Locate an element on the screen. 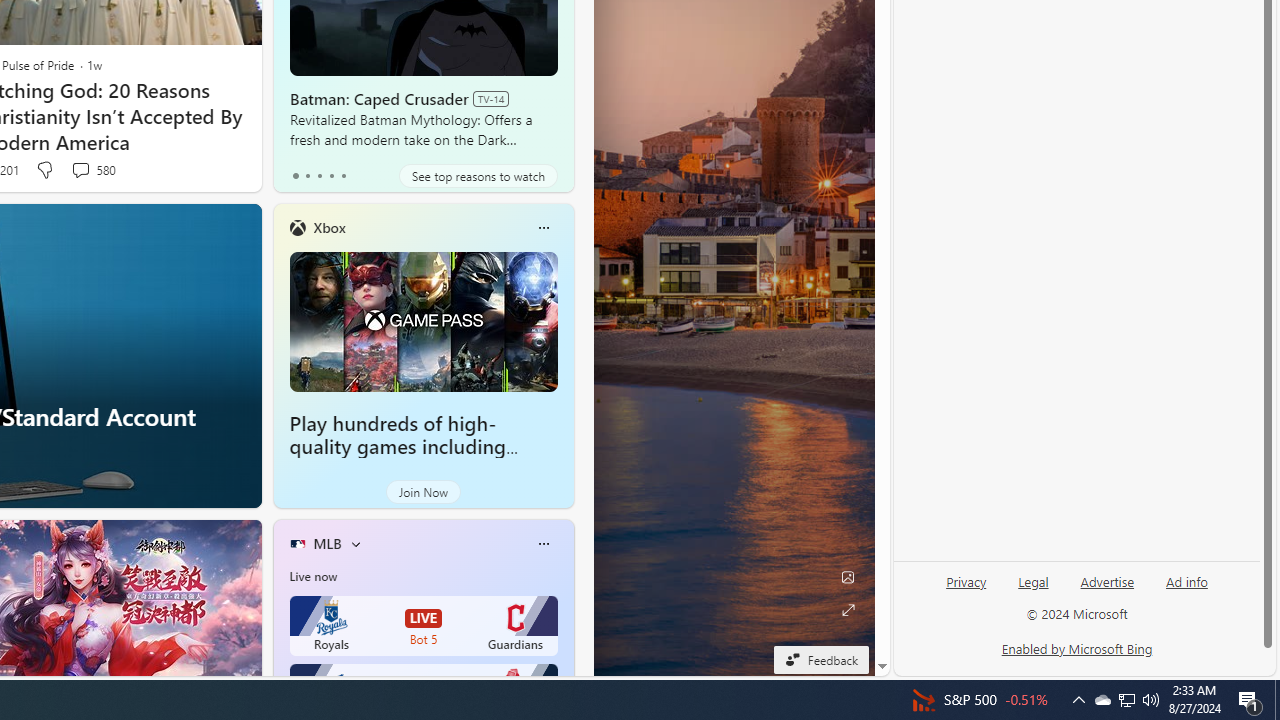 Image resolution: width=1280 pixels, height=720 pixels. 'More interests' is located at coordinates (355, 543).